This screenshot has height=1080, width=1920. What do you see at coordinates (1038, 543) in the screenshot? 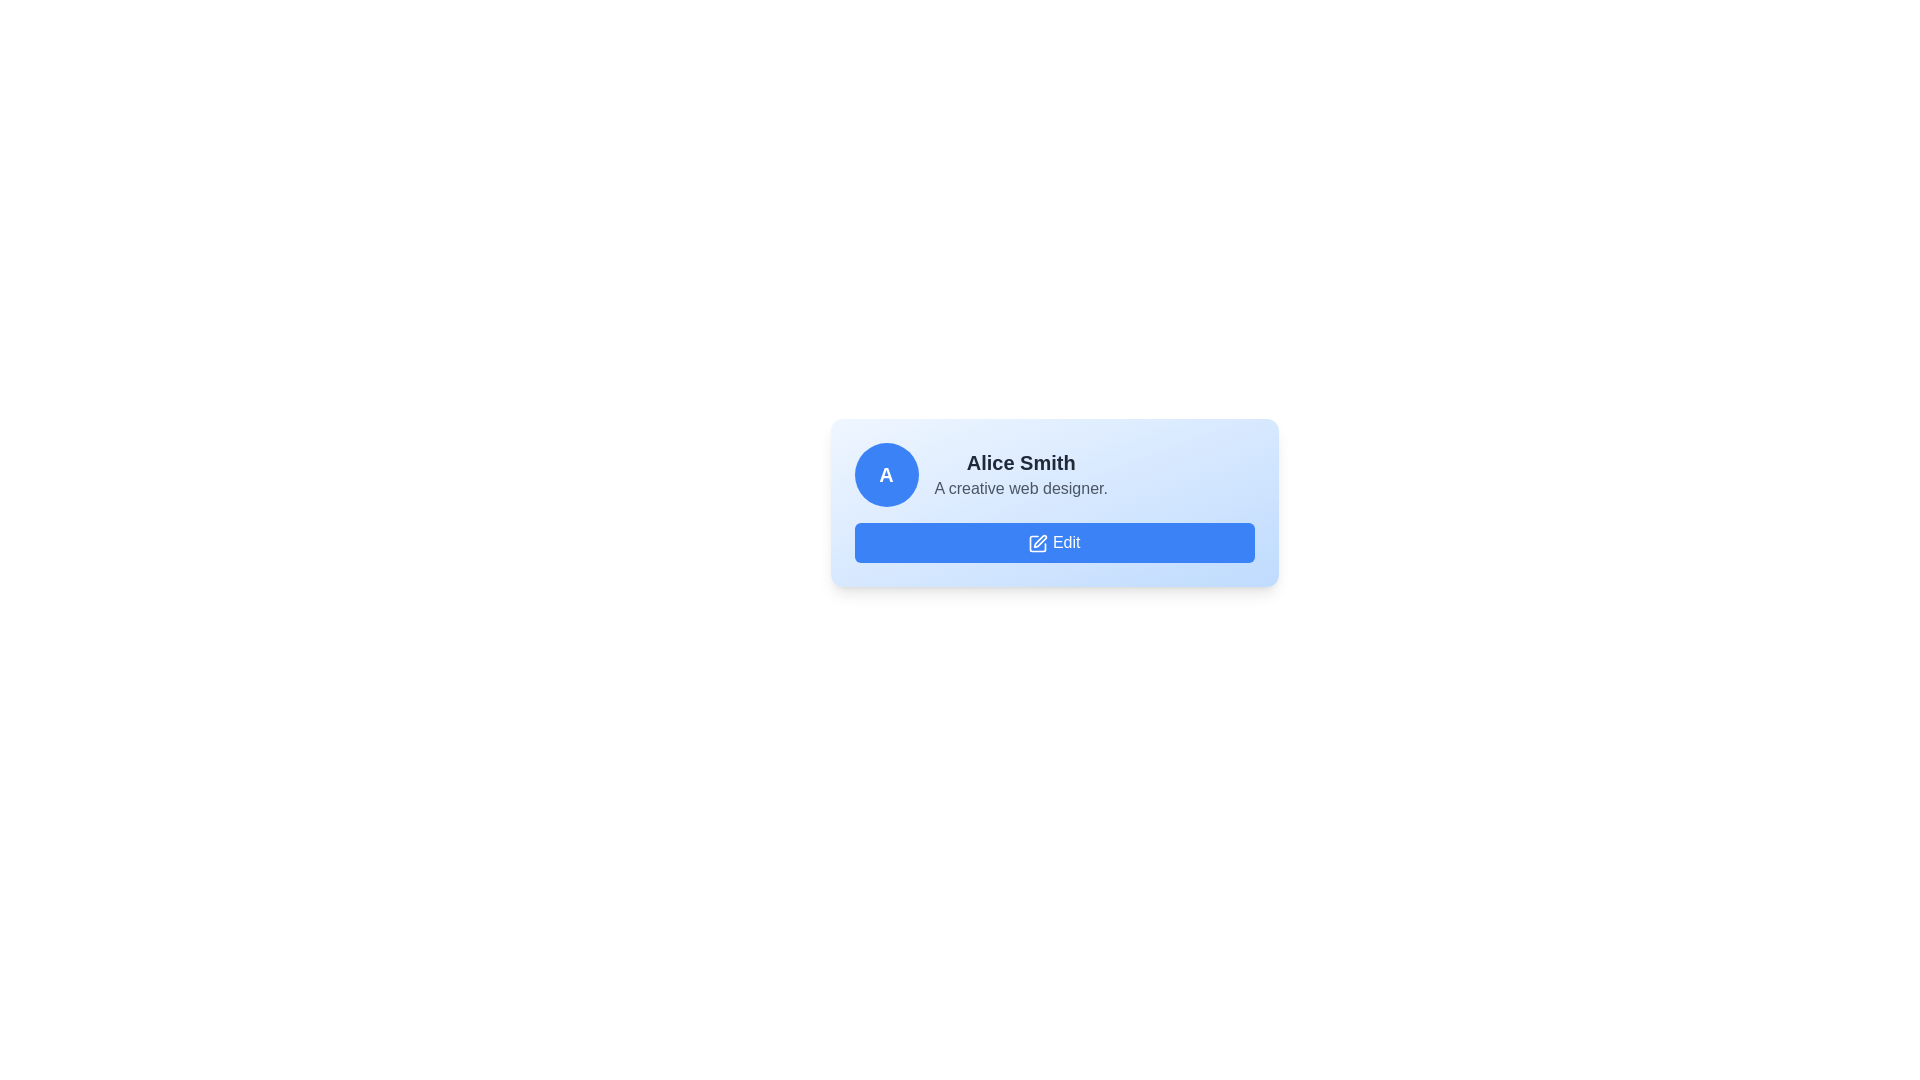
I see `the small pencil icon over the square within the 'Edit' button` at bounding box center [1038, 543].